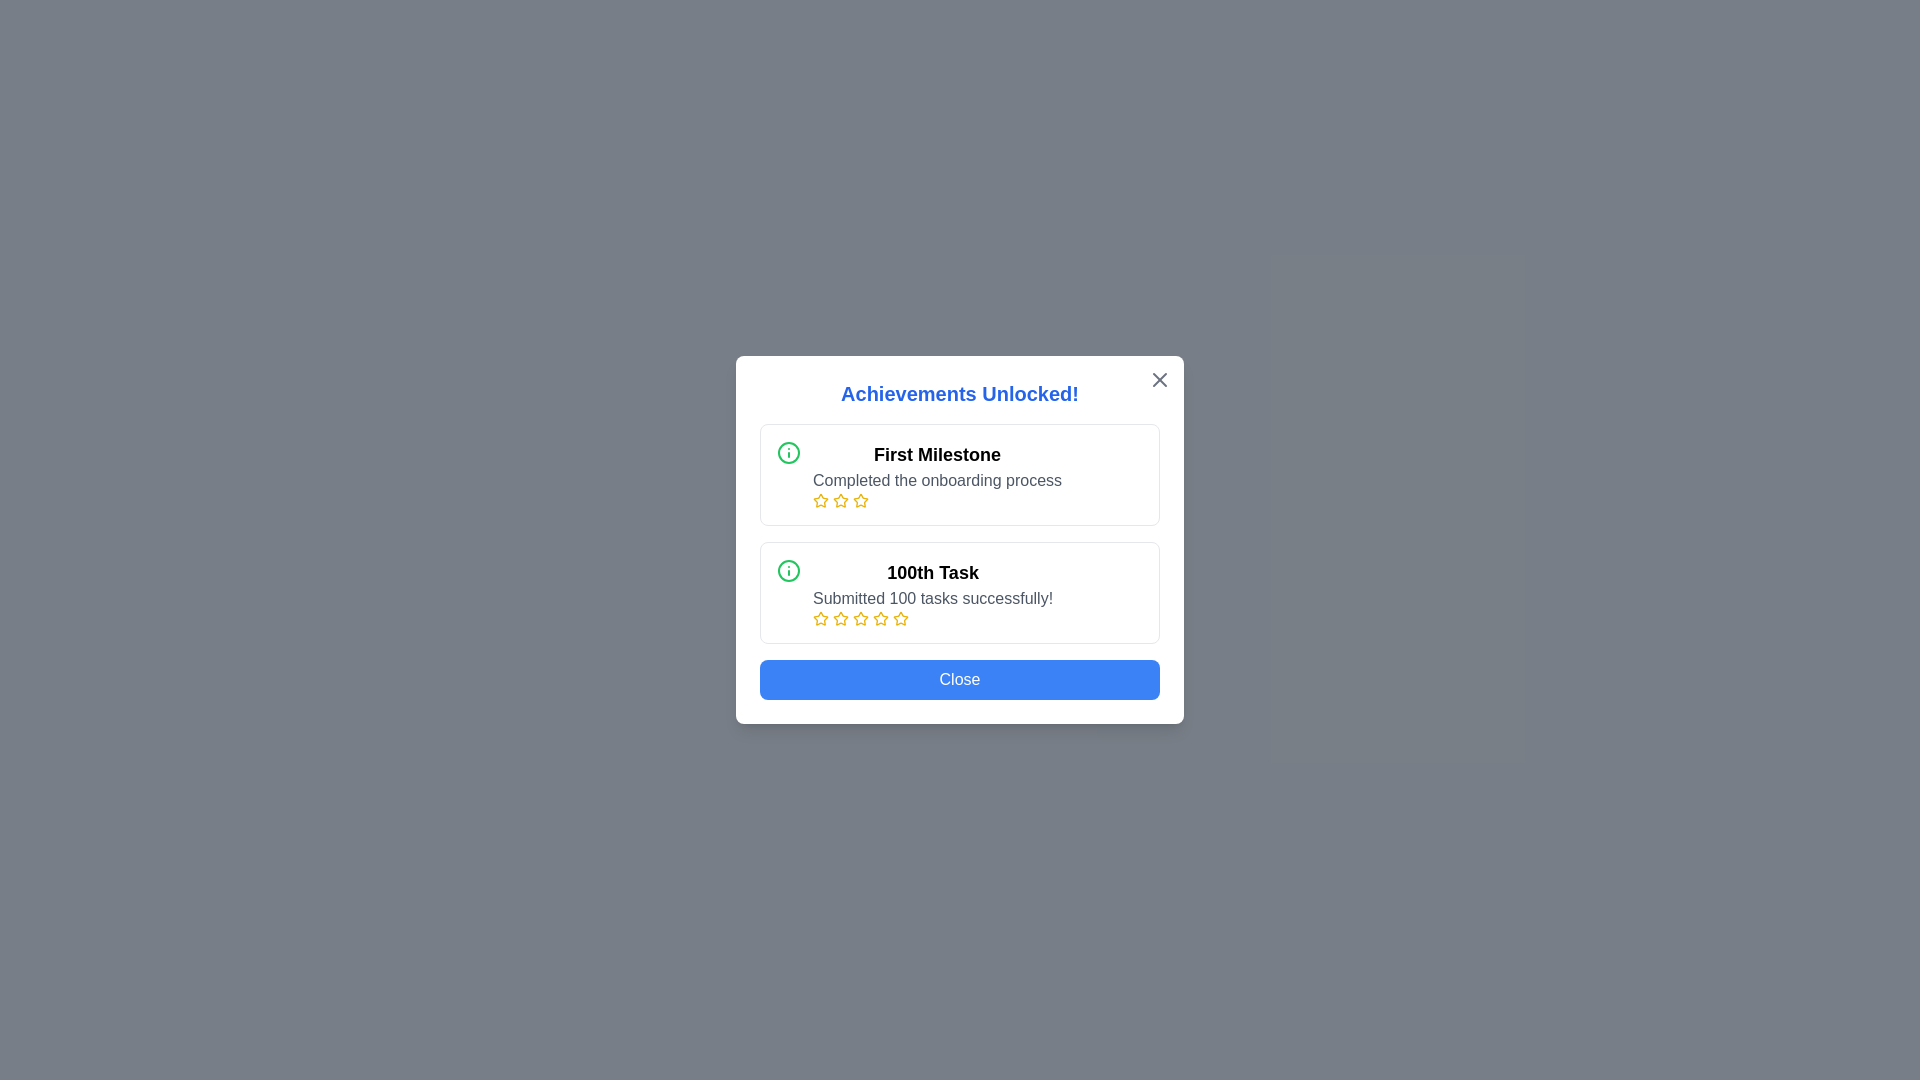  What do you see at coordinates (880, 617) in the screenshot?
I see `the star-shaped icon with a yellow outline in the achievement card interface, which represents a rating for the 100th Task Submitted achievement` at bounding box center [880, 617].